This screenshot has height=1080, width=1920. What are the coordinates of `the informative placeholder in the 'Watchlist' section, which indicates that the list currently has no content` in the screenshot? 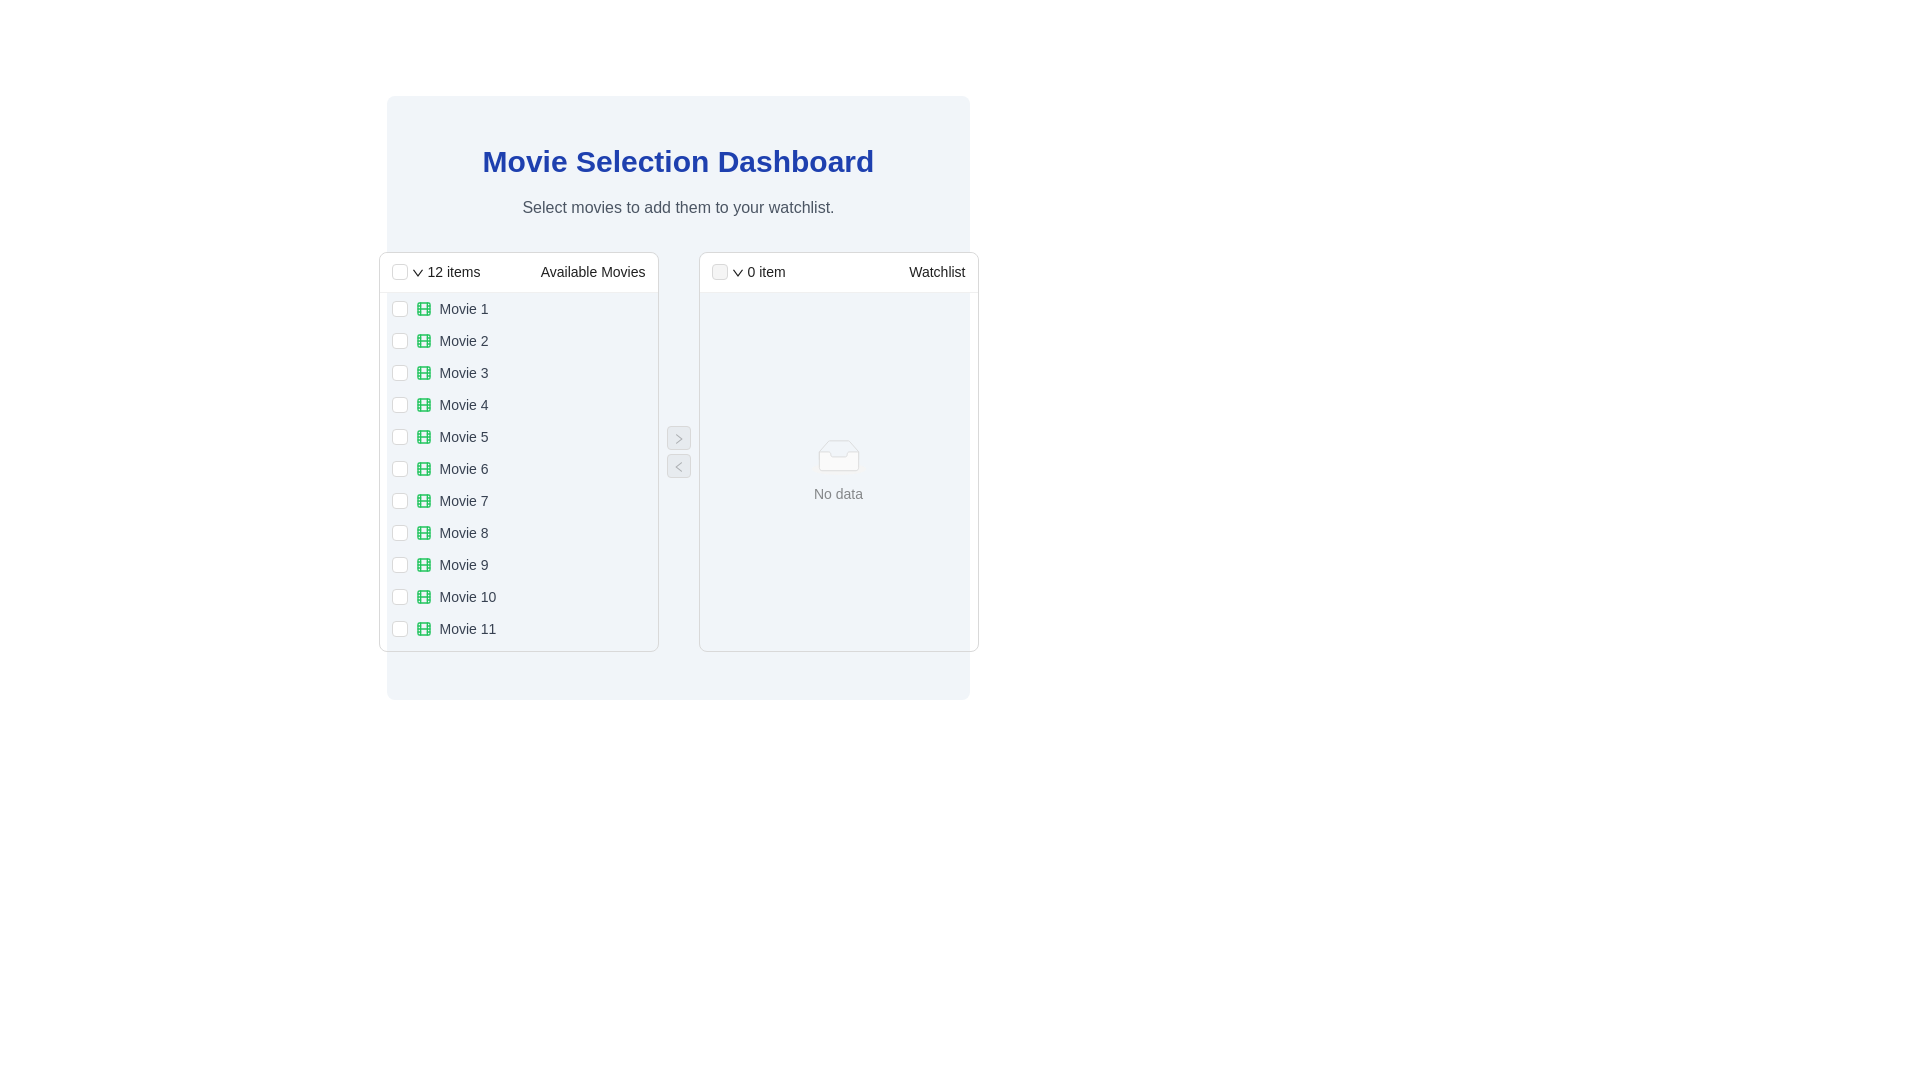 It's located at (838, 456).